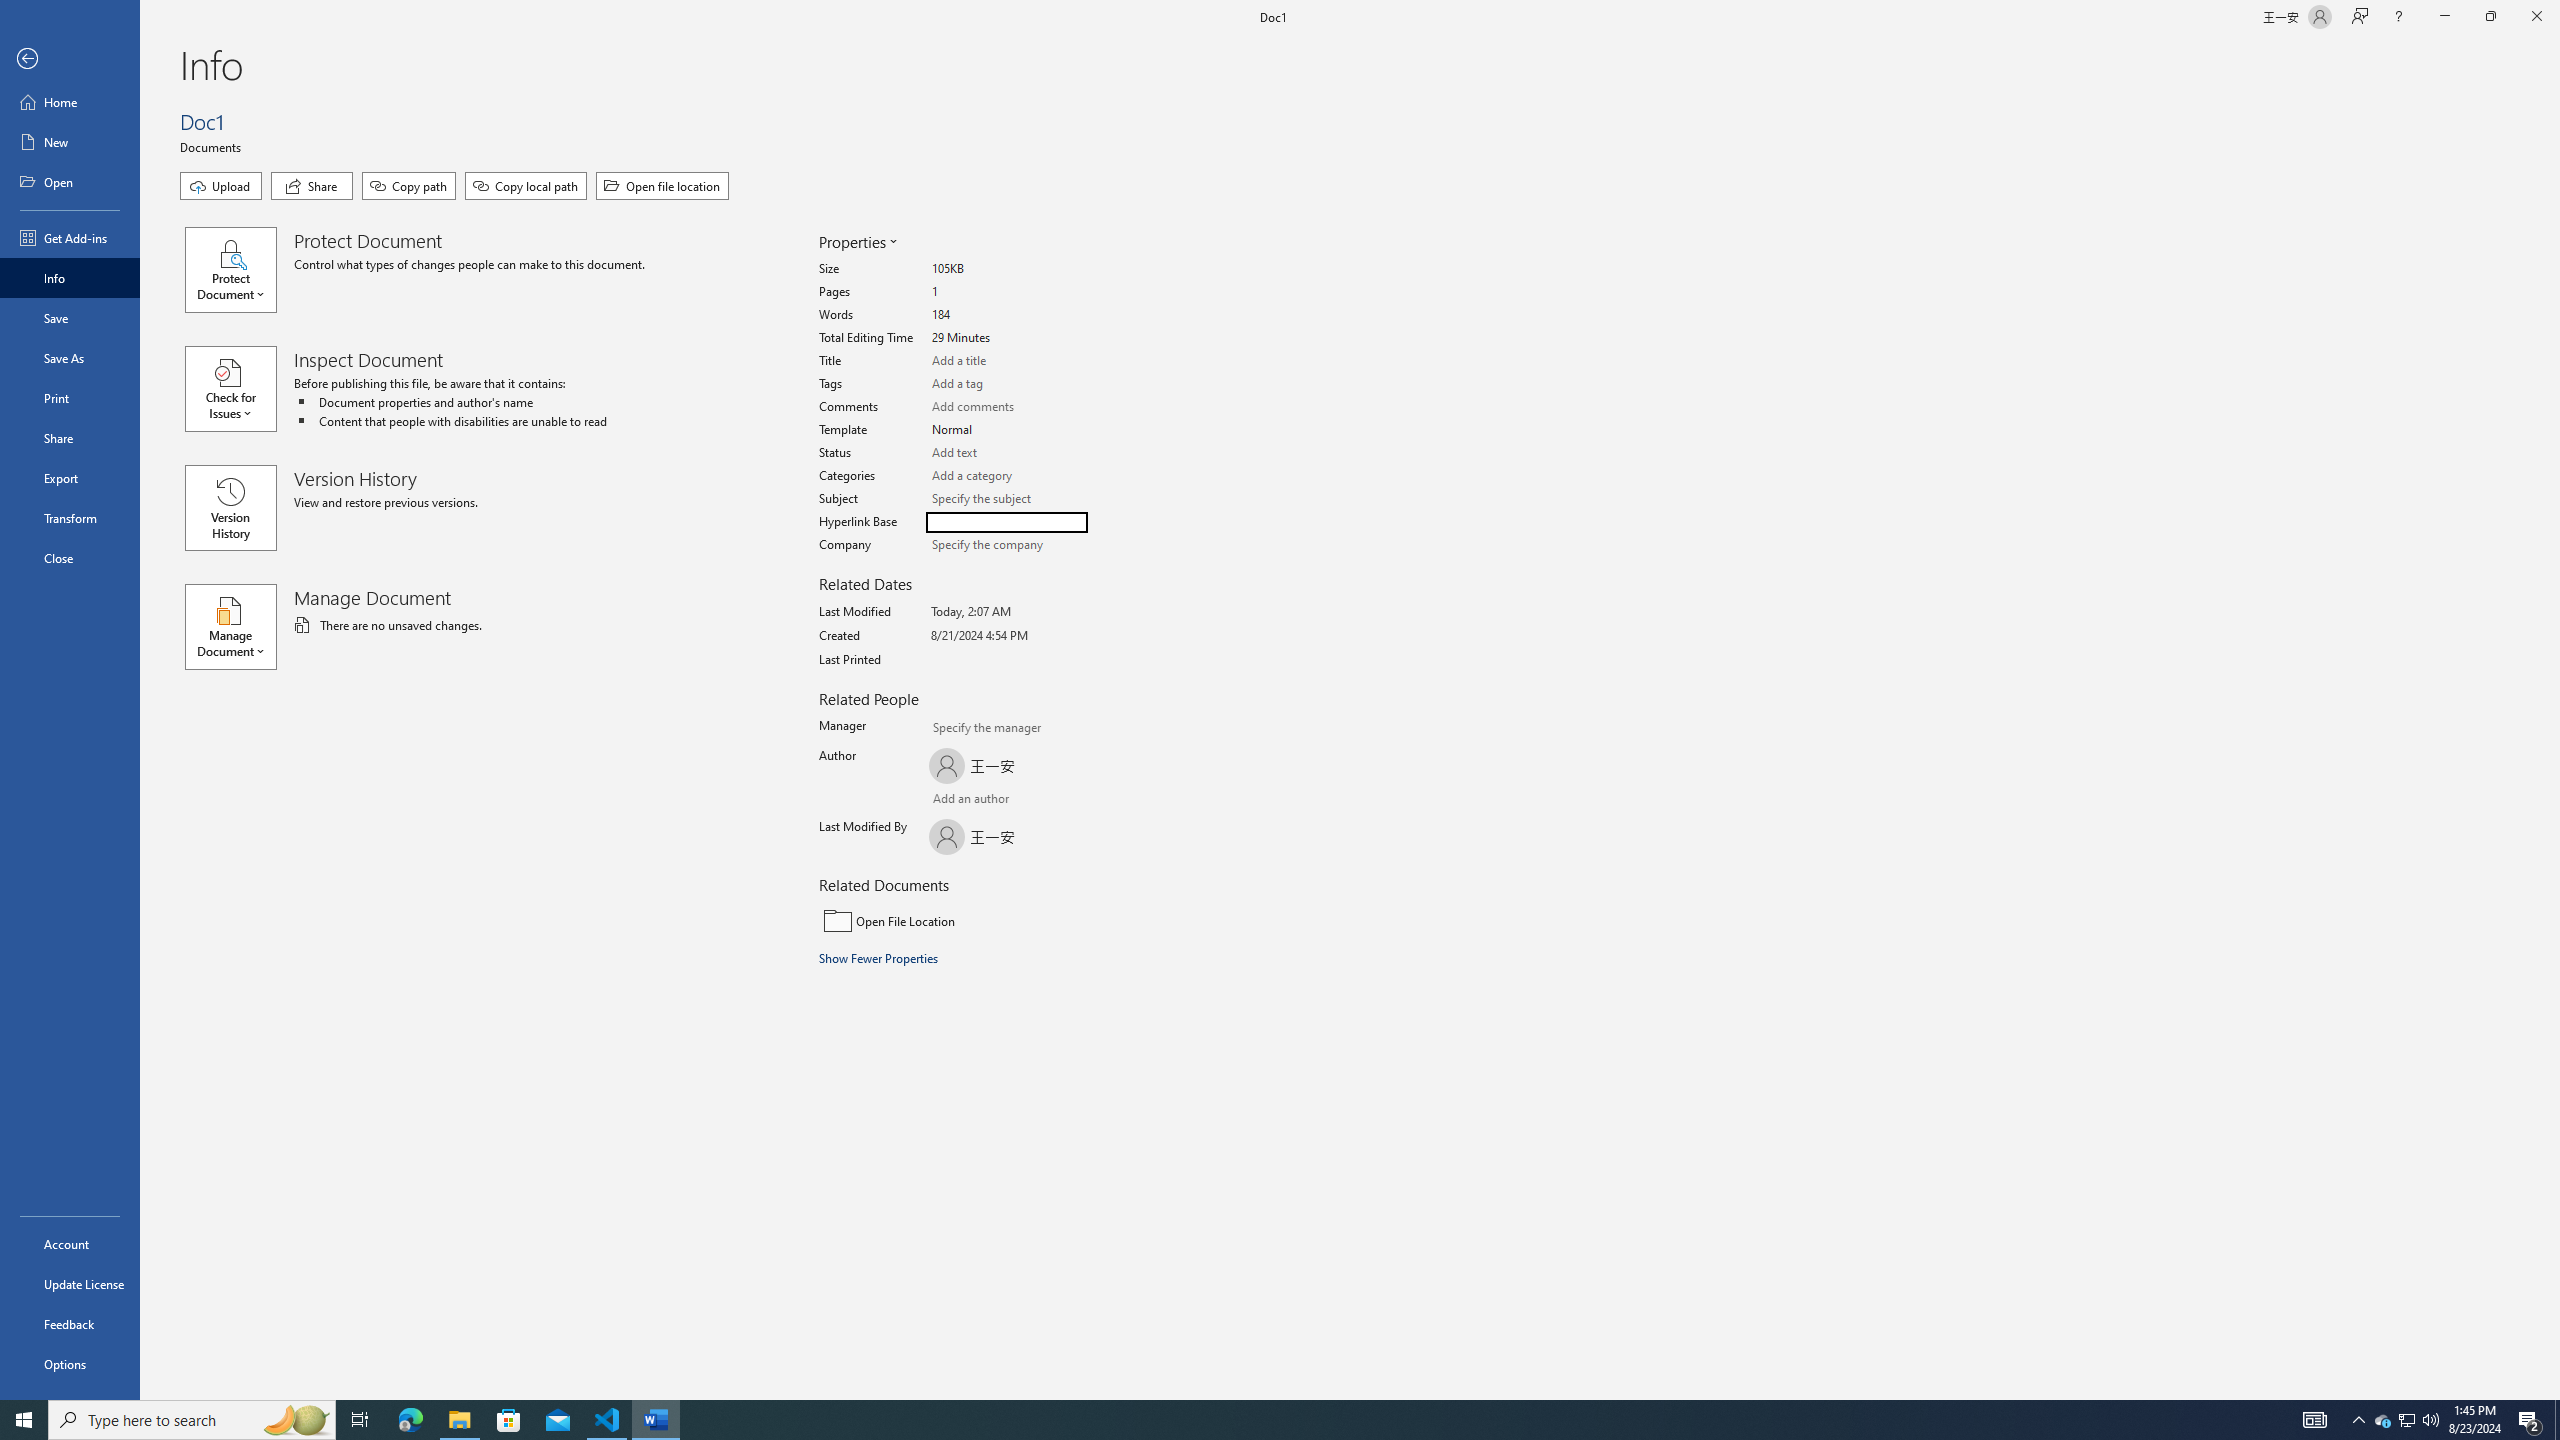 This screenshot has width=2560, height=1440. Describe the element at coordinates (525, 184) in the screenshot. I see `'Copy local path'` at that location.